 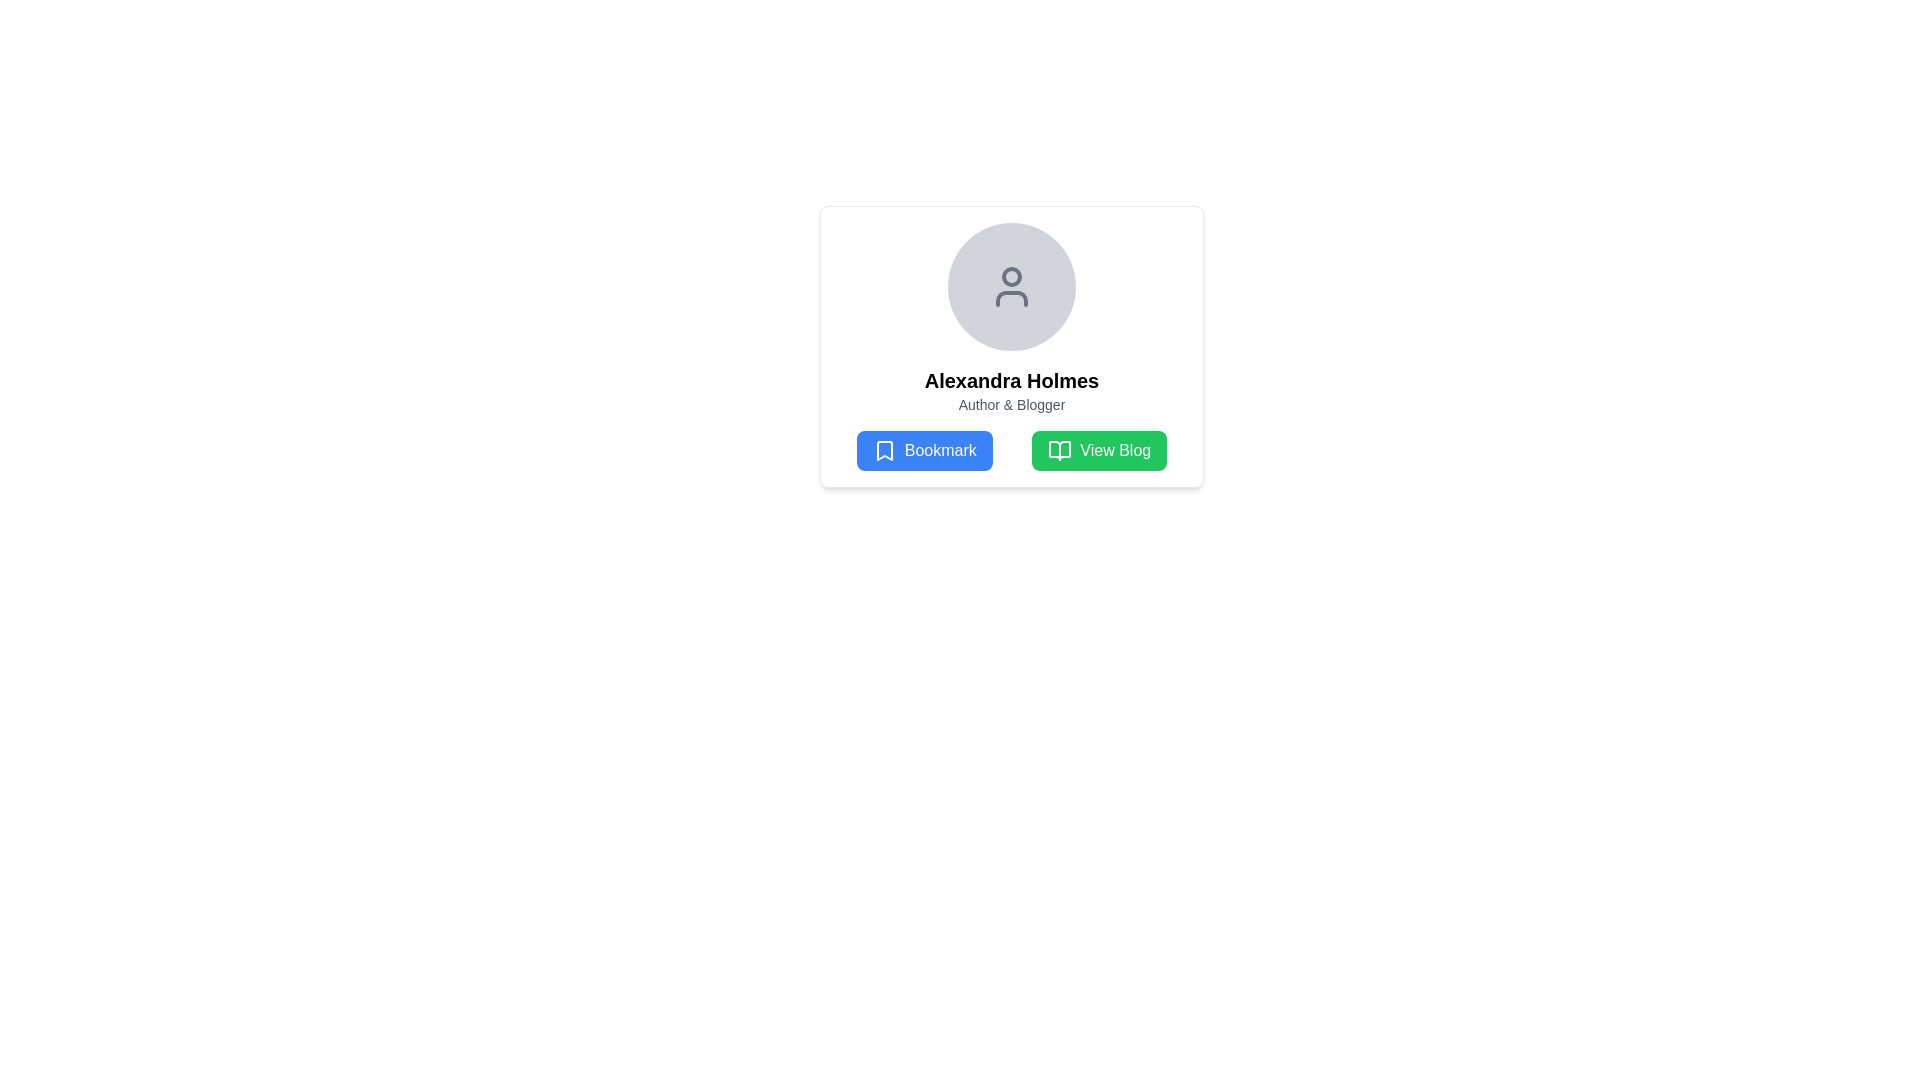 What do you see at coordinates (883, 451) in the screenshot?
I see `the decorative bookmark icon within the 'Bookmark' button located below the profile card for 'Alexandra Holmes'` at bounding box center [883, 451].